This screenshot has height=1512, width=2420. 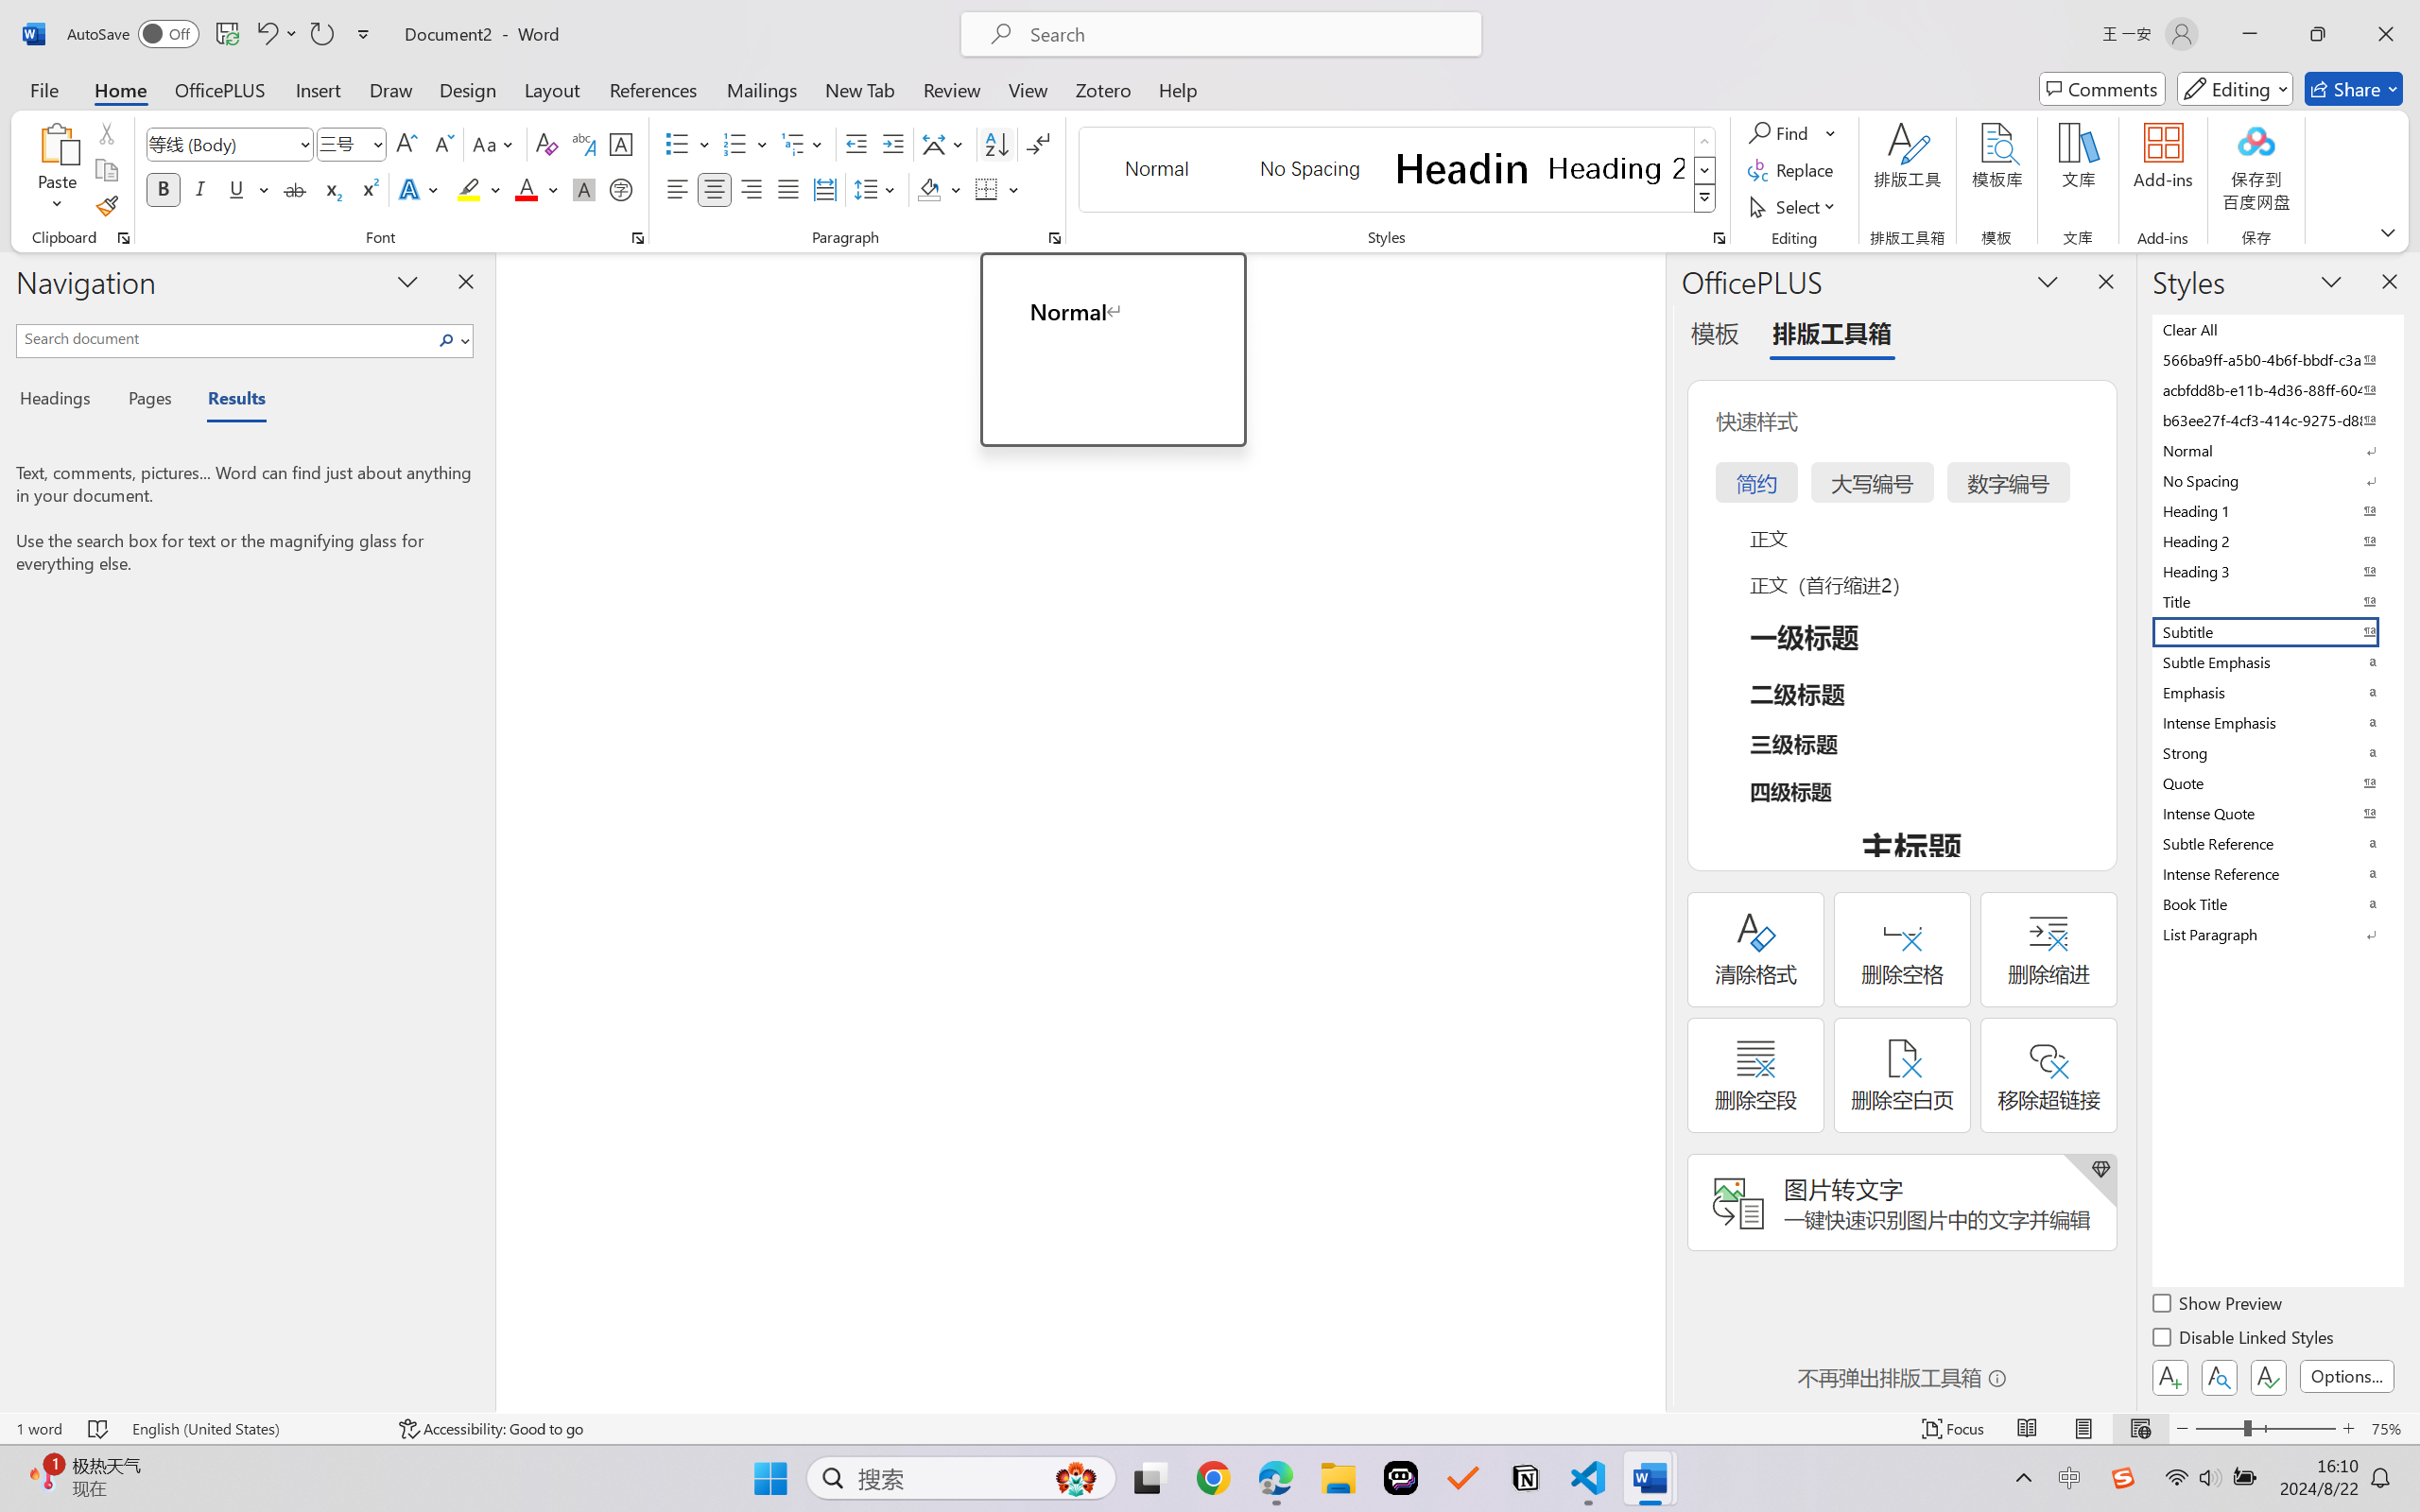 I want to click on 'Show Preview', so click(x=2218, y=1305).